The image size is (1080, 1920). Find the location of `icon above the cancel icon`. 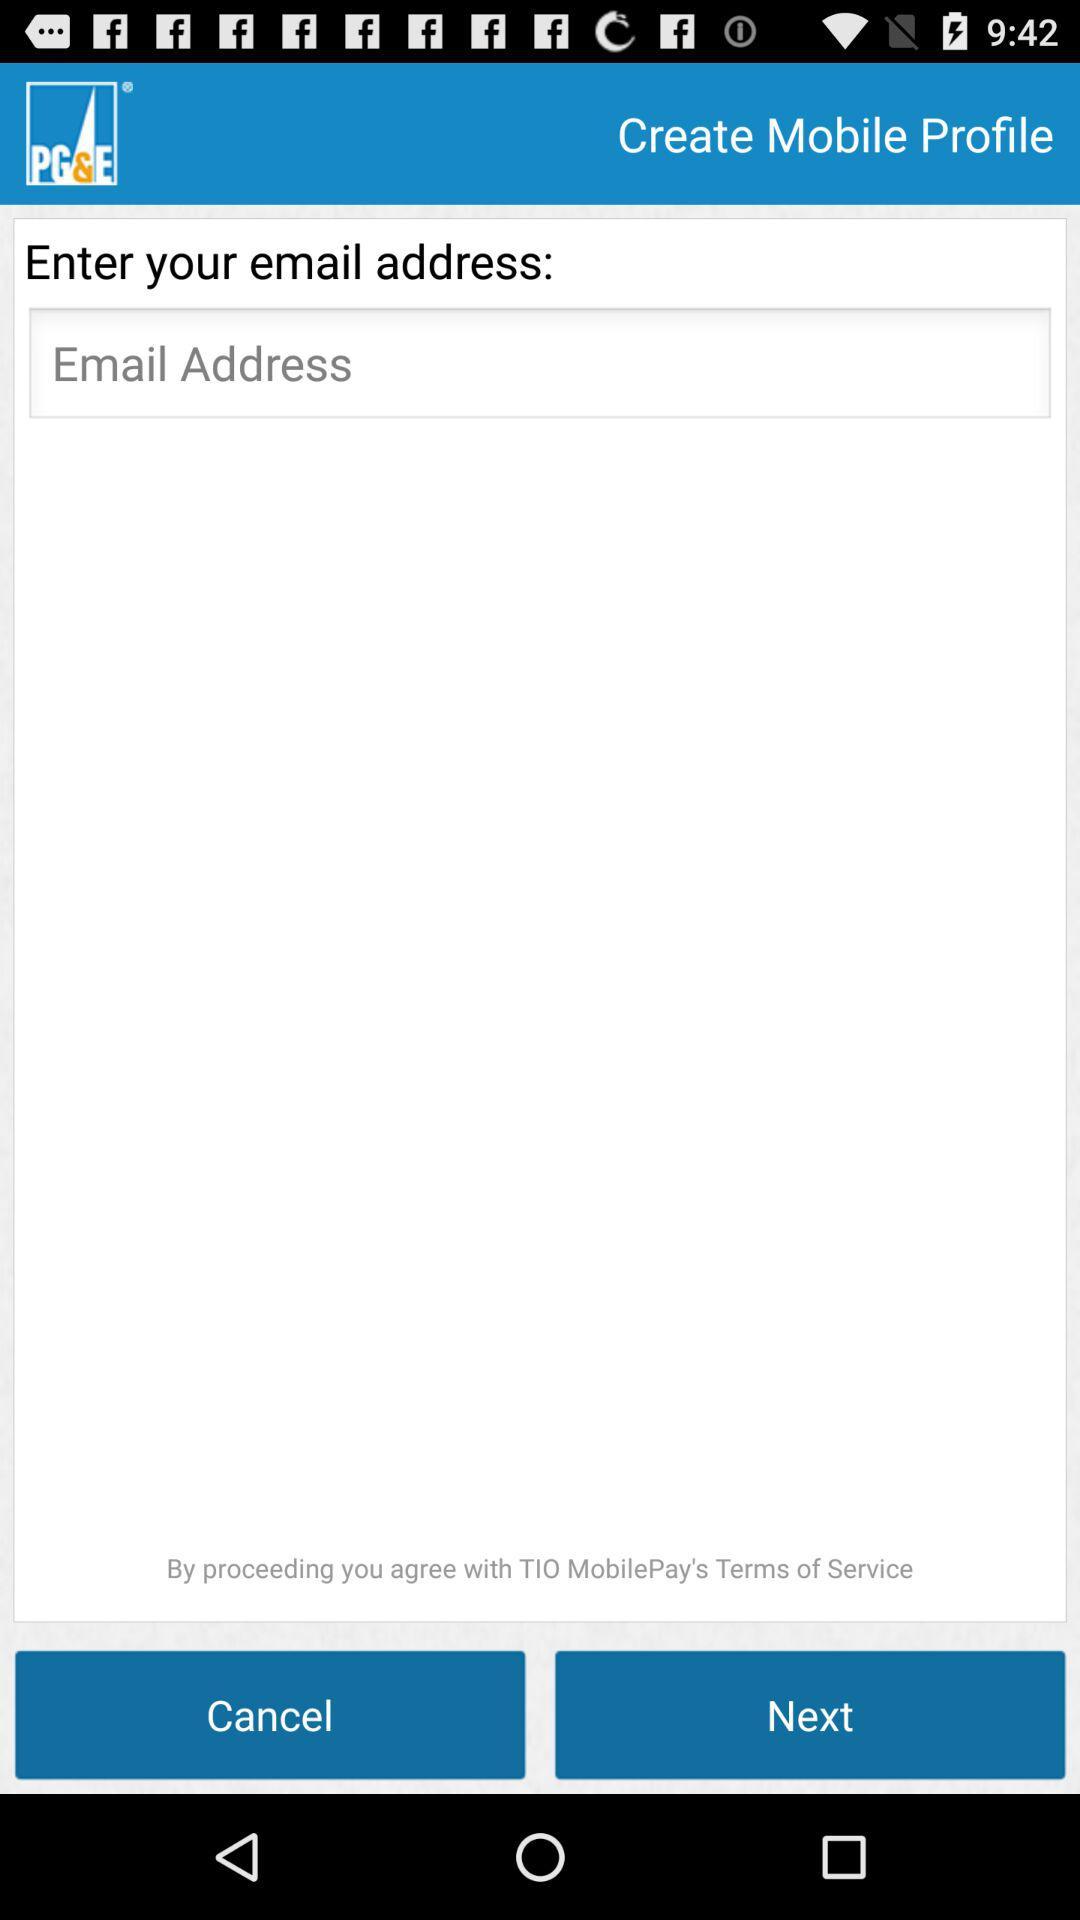

icon above the cancel icon is located at coordinates (540, 1008).